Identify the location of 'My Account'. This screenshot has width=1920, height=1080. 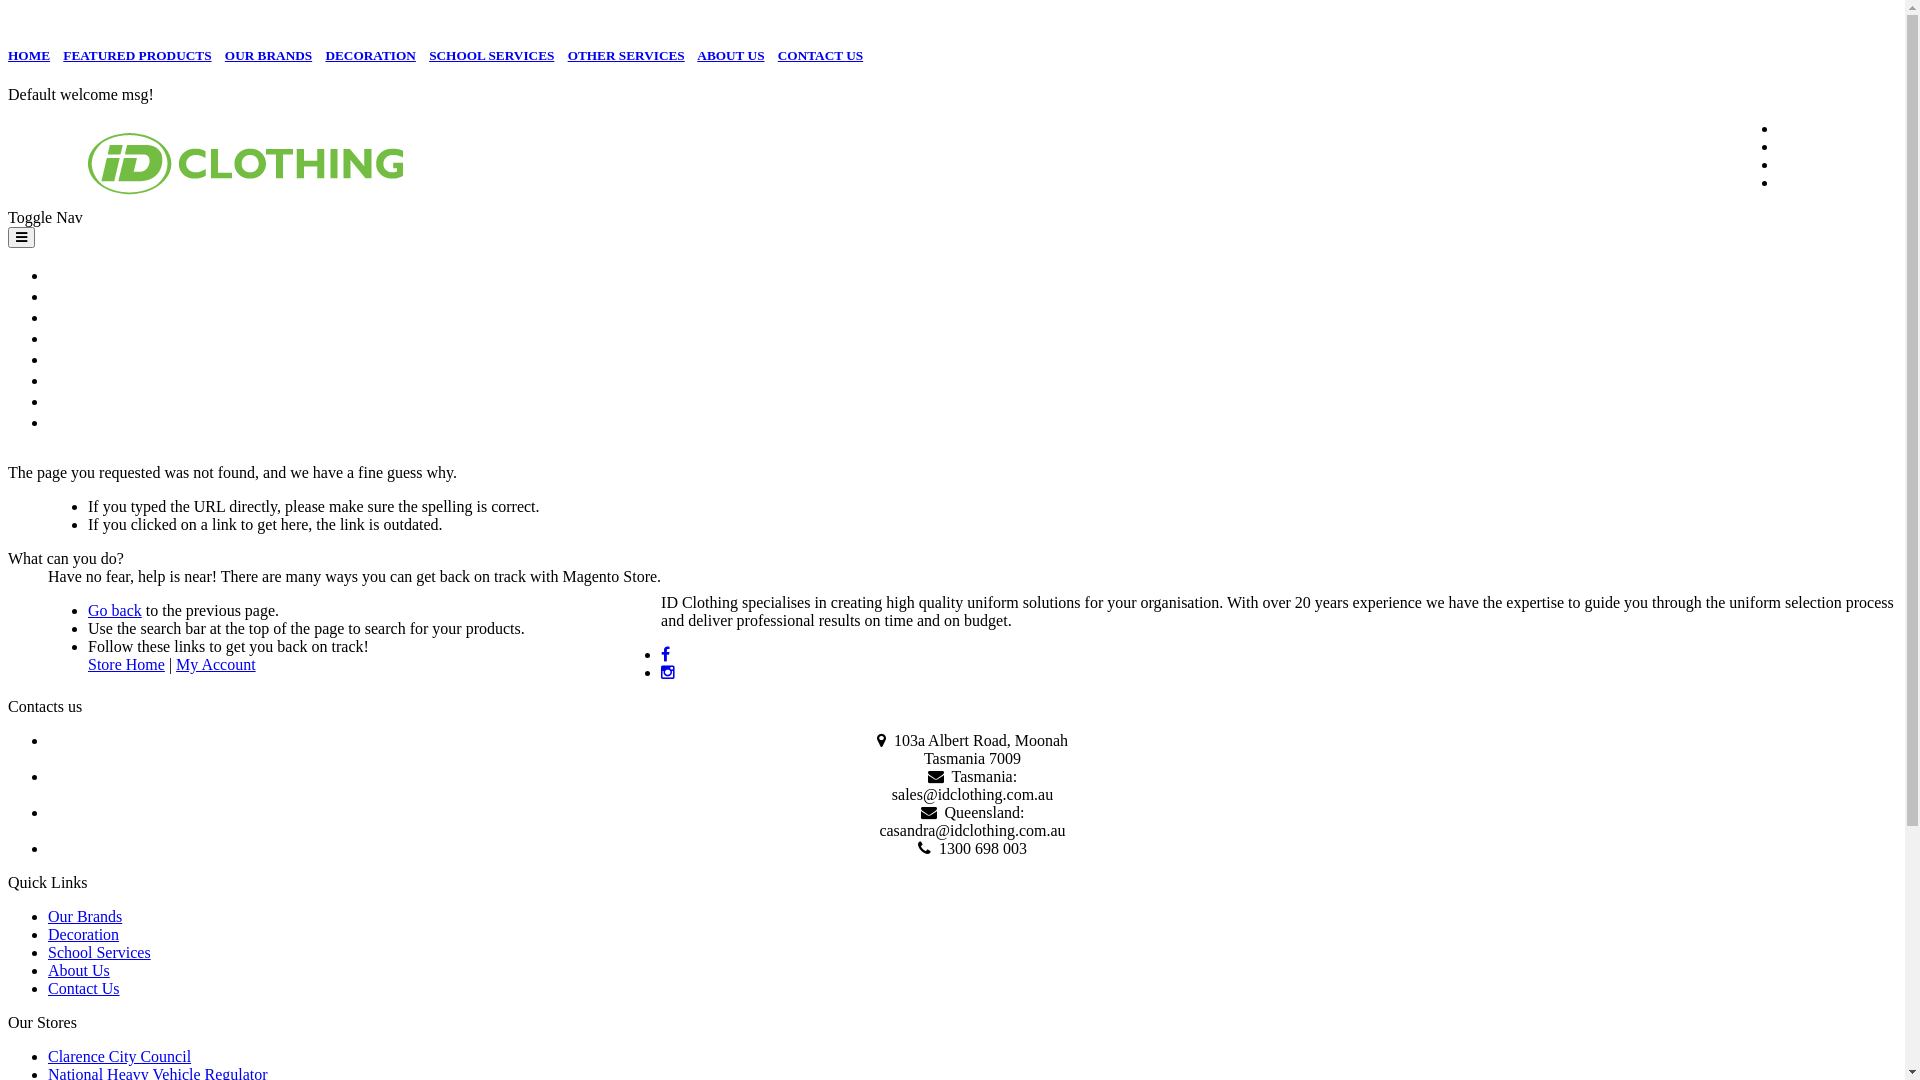
(176, 664).